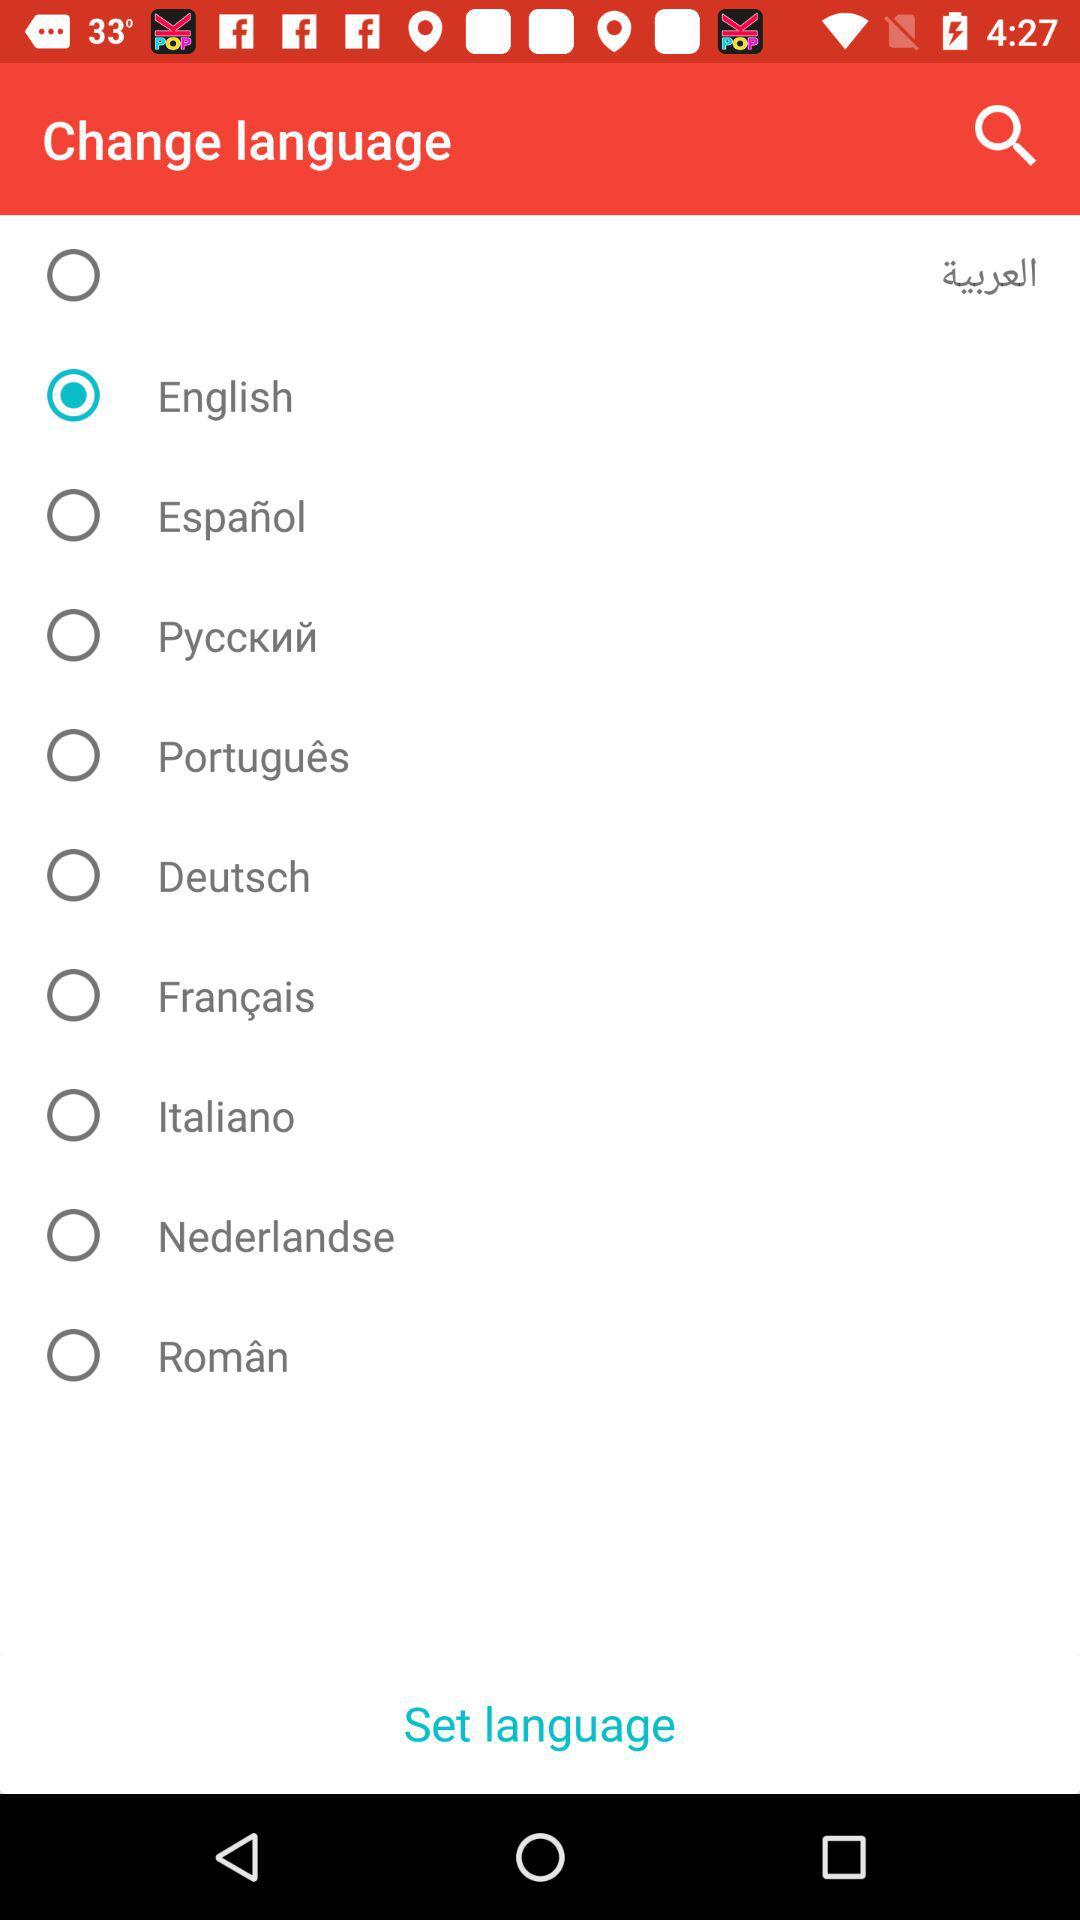  What do you see at coordinates (555, 1114) in the screenshot?
I see `the italiano item` at bounding box center [555, 1114].